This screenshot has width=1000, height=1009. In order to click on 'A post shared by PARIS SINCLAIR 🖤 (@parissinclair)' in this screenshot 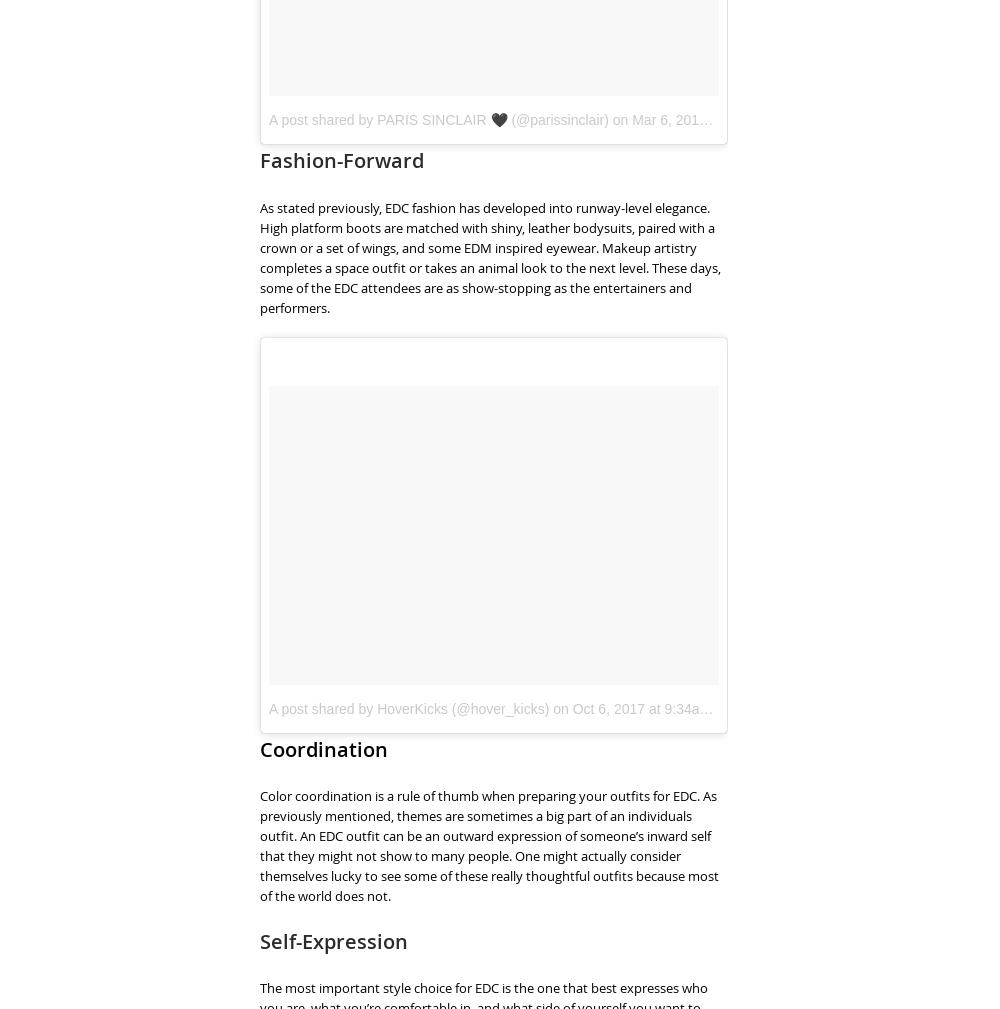, I will do `click(269, 118)`.